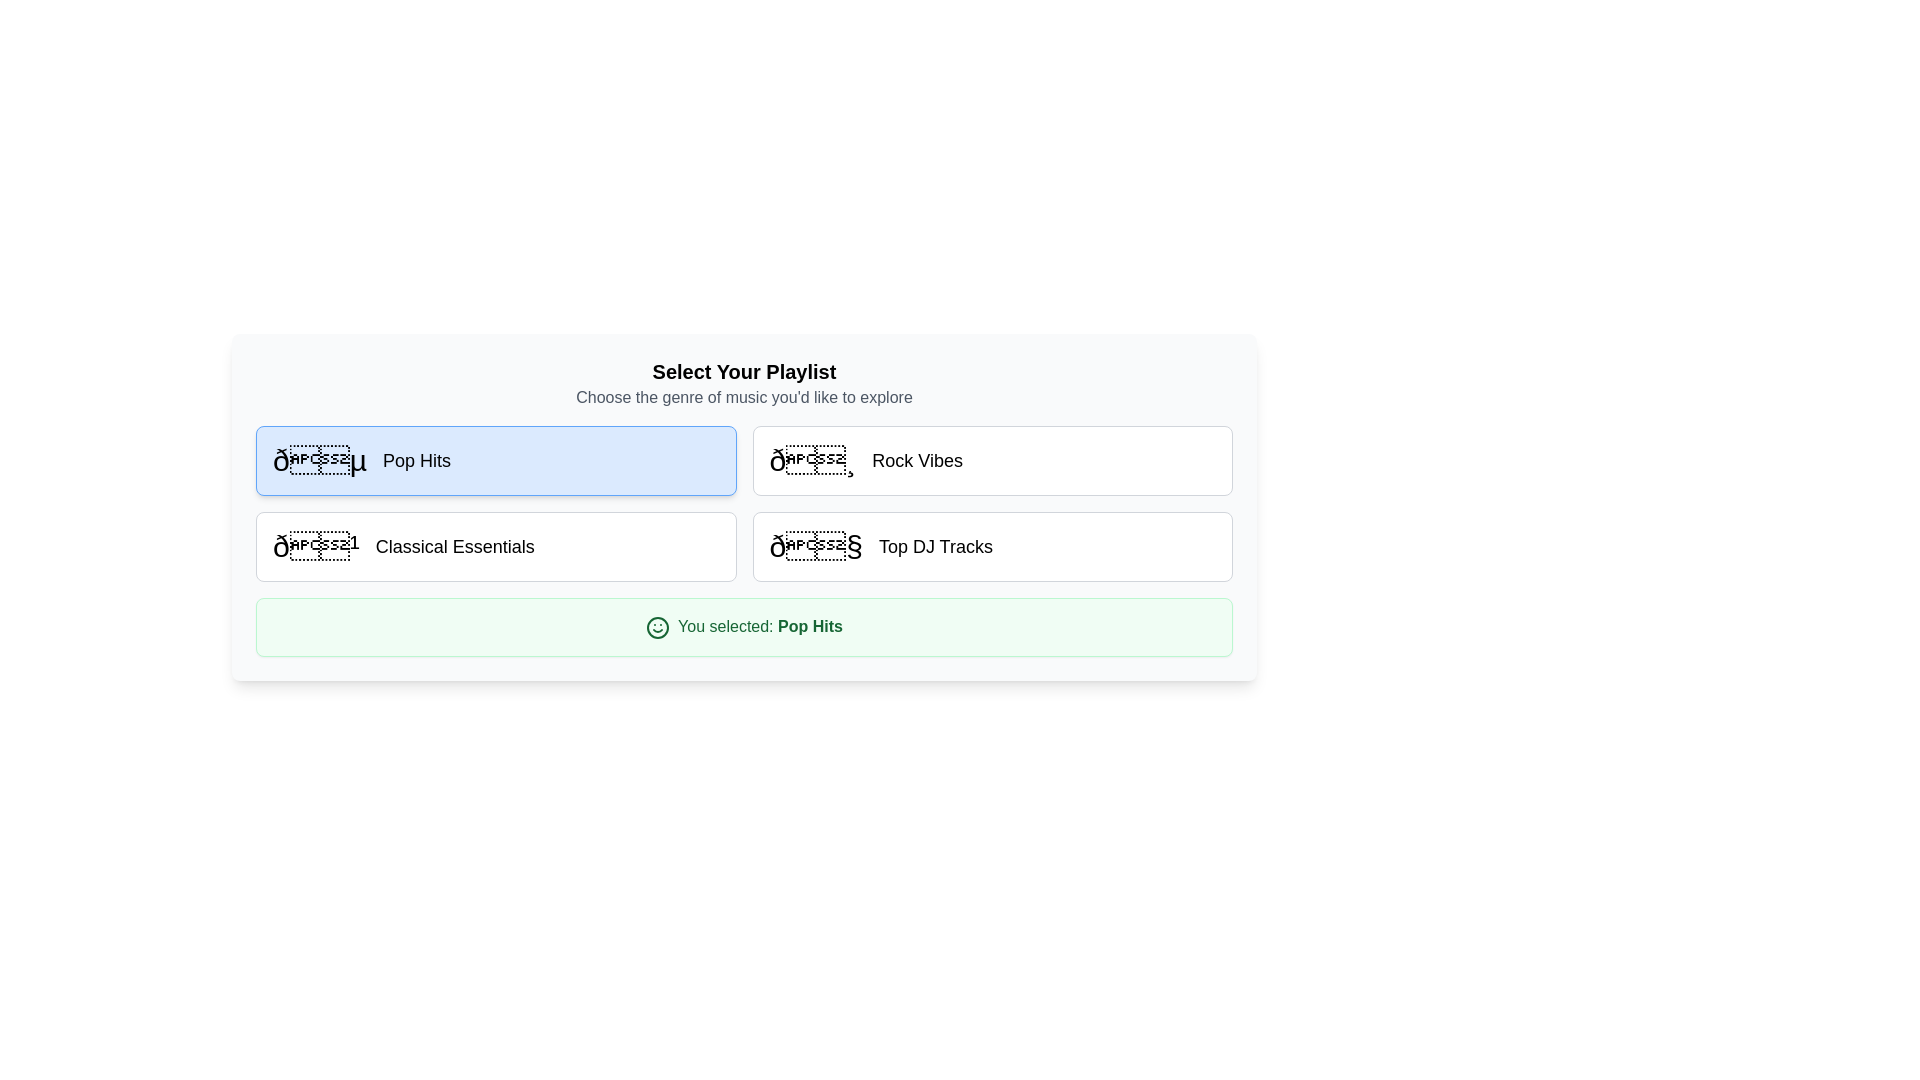 This screenshot has width=1920, height=1080. What do you see at coordinates (320, 461) in the screenshot?
I see `the large music note emoji symbol, which is styled in bold and located to the left of the 'Pop Hits' label within a blue rectangular button` at bounding box center [320, 461].